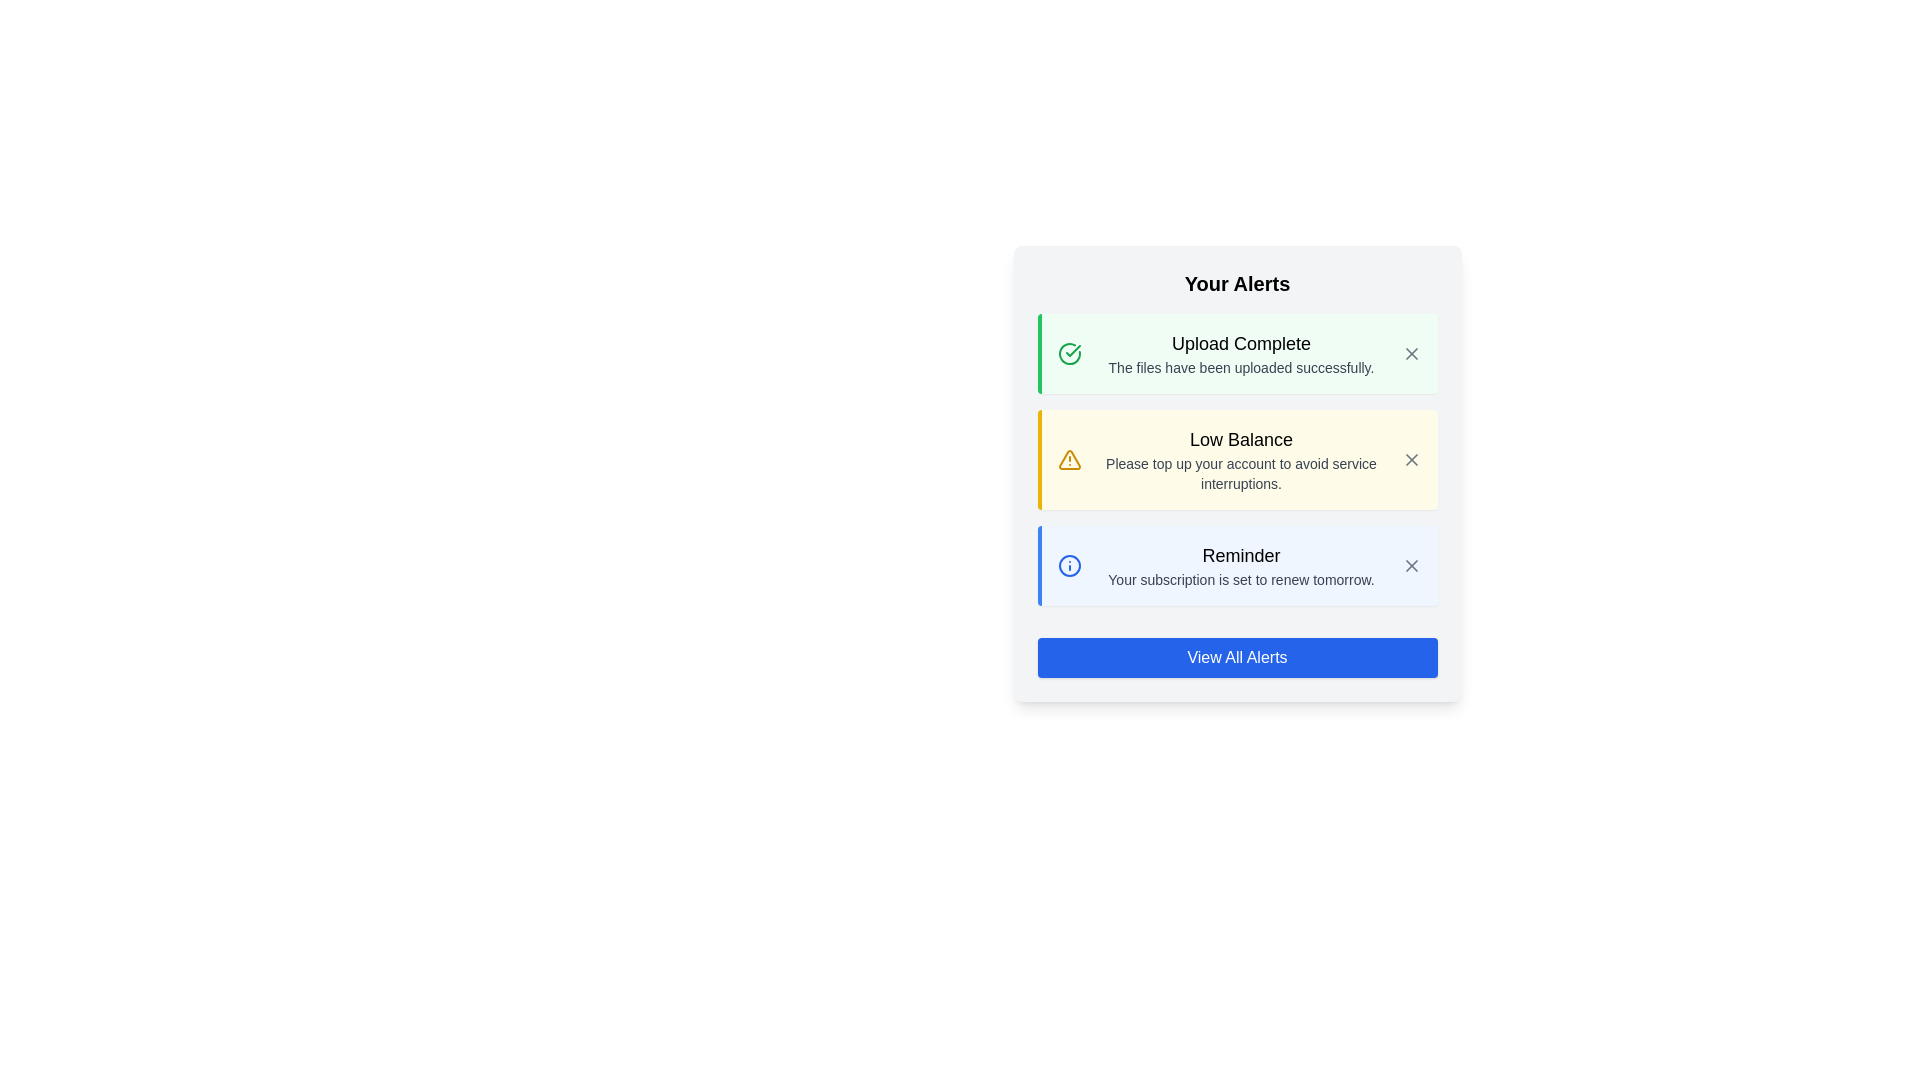  What do you see at coordinates (1068, 566) in the screenshot?
I see `the informational reminder icon located to the left of the text 'Reminder' in the third notification card of the 'Your Alerts' section` at bounding box center [1068, 566].